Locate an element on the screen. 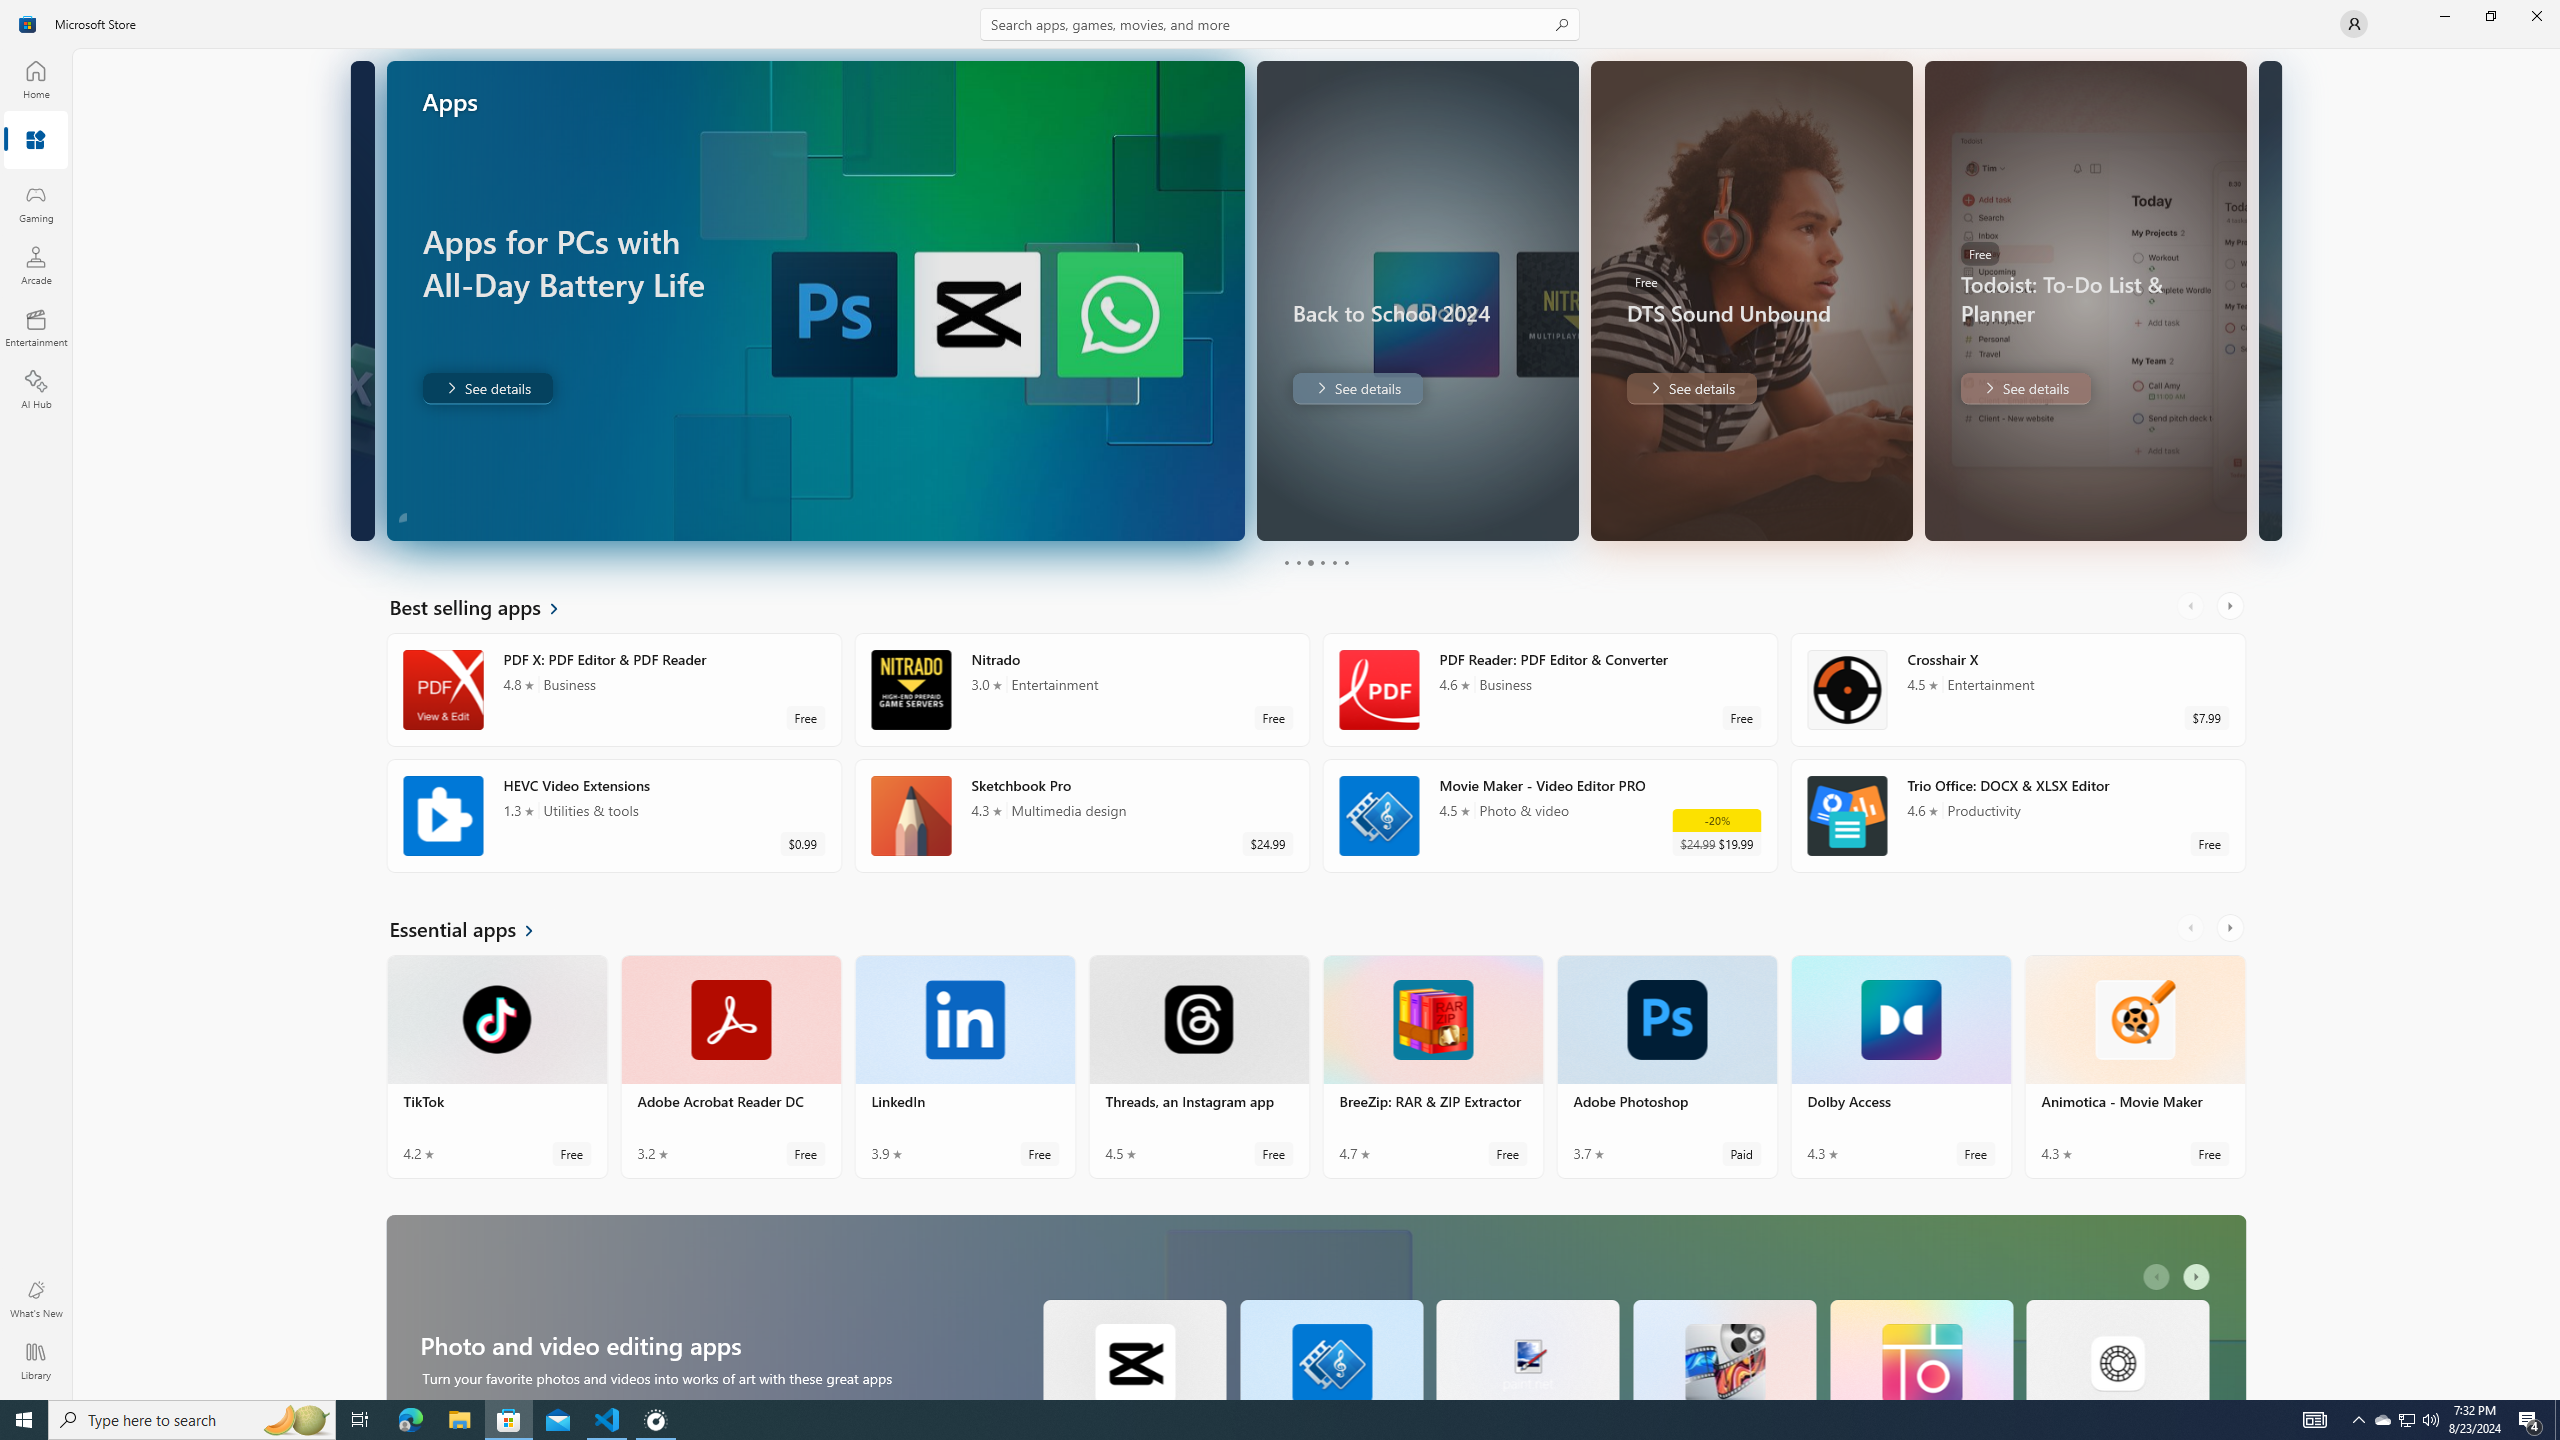 Image resolution: width=2560 pixels, height=1440 pixels. 'Arcade' is located at coordinates (34, 264).